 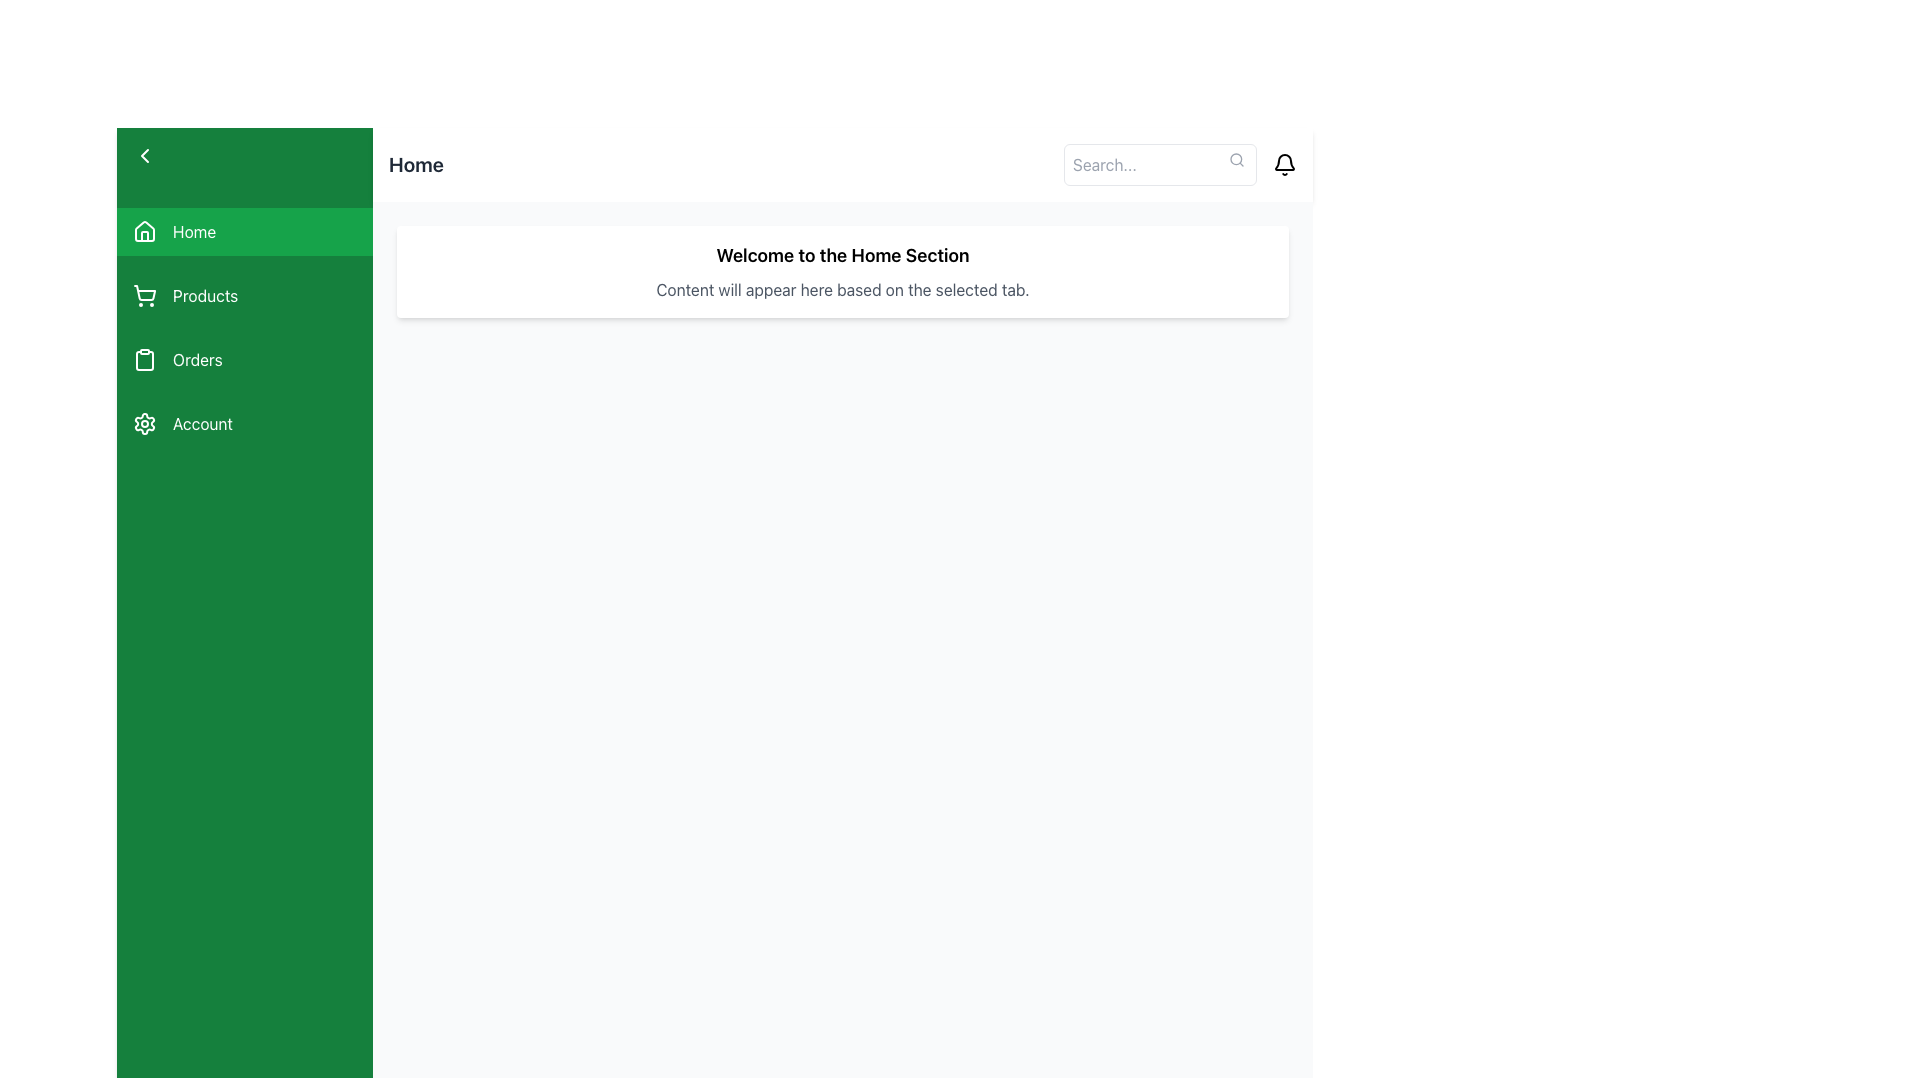 I want to click on the cogwheel-shaped icon in the 'Account' menu, which is styled in a line-drawing method and is located on the left side of the menu area, so click(x=143, y=423).